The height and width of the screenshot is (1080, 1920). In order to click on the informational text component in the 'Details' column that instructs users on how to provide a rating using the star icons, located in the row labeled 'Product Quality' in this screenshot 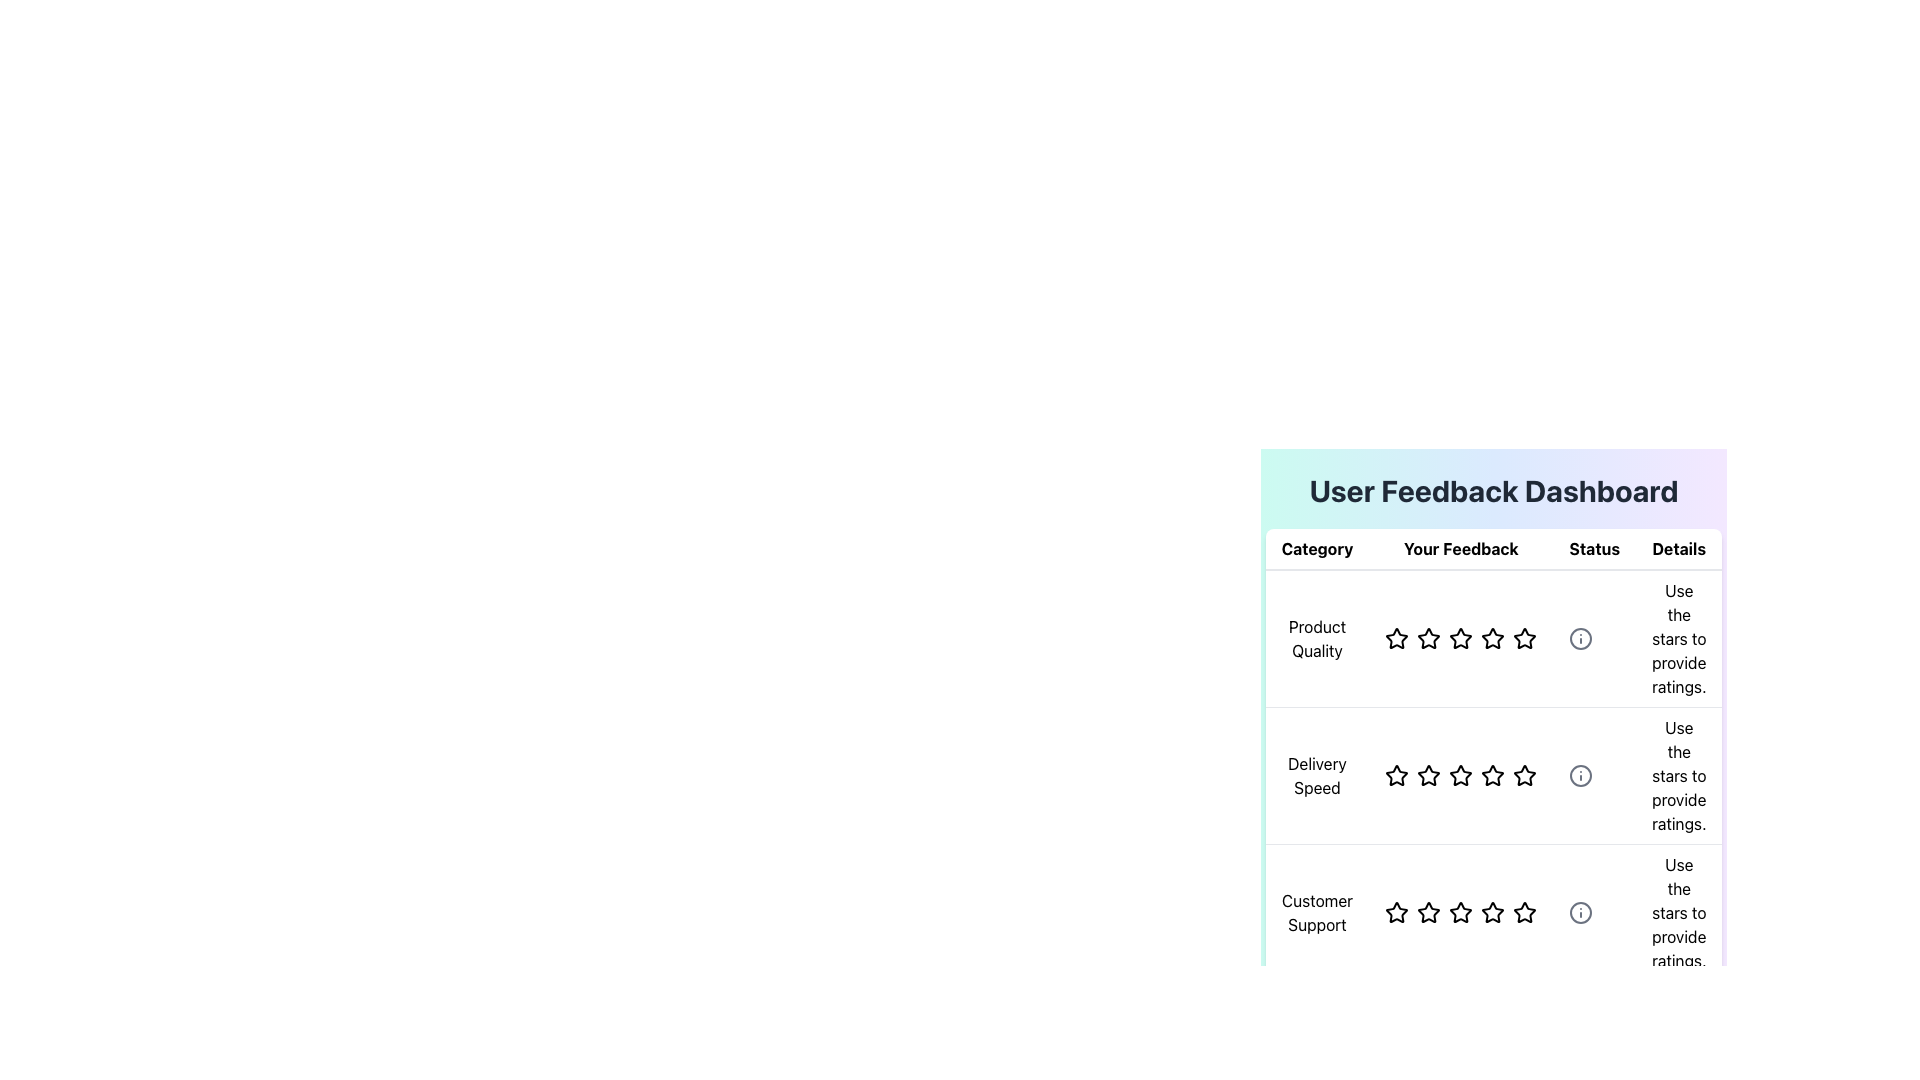, I will do `click(1679, 638)`.